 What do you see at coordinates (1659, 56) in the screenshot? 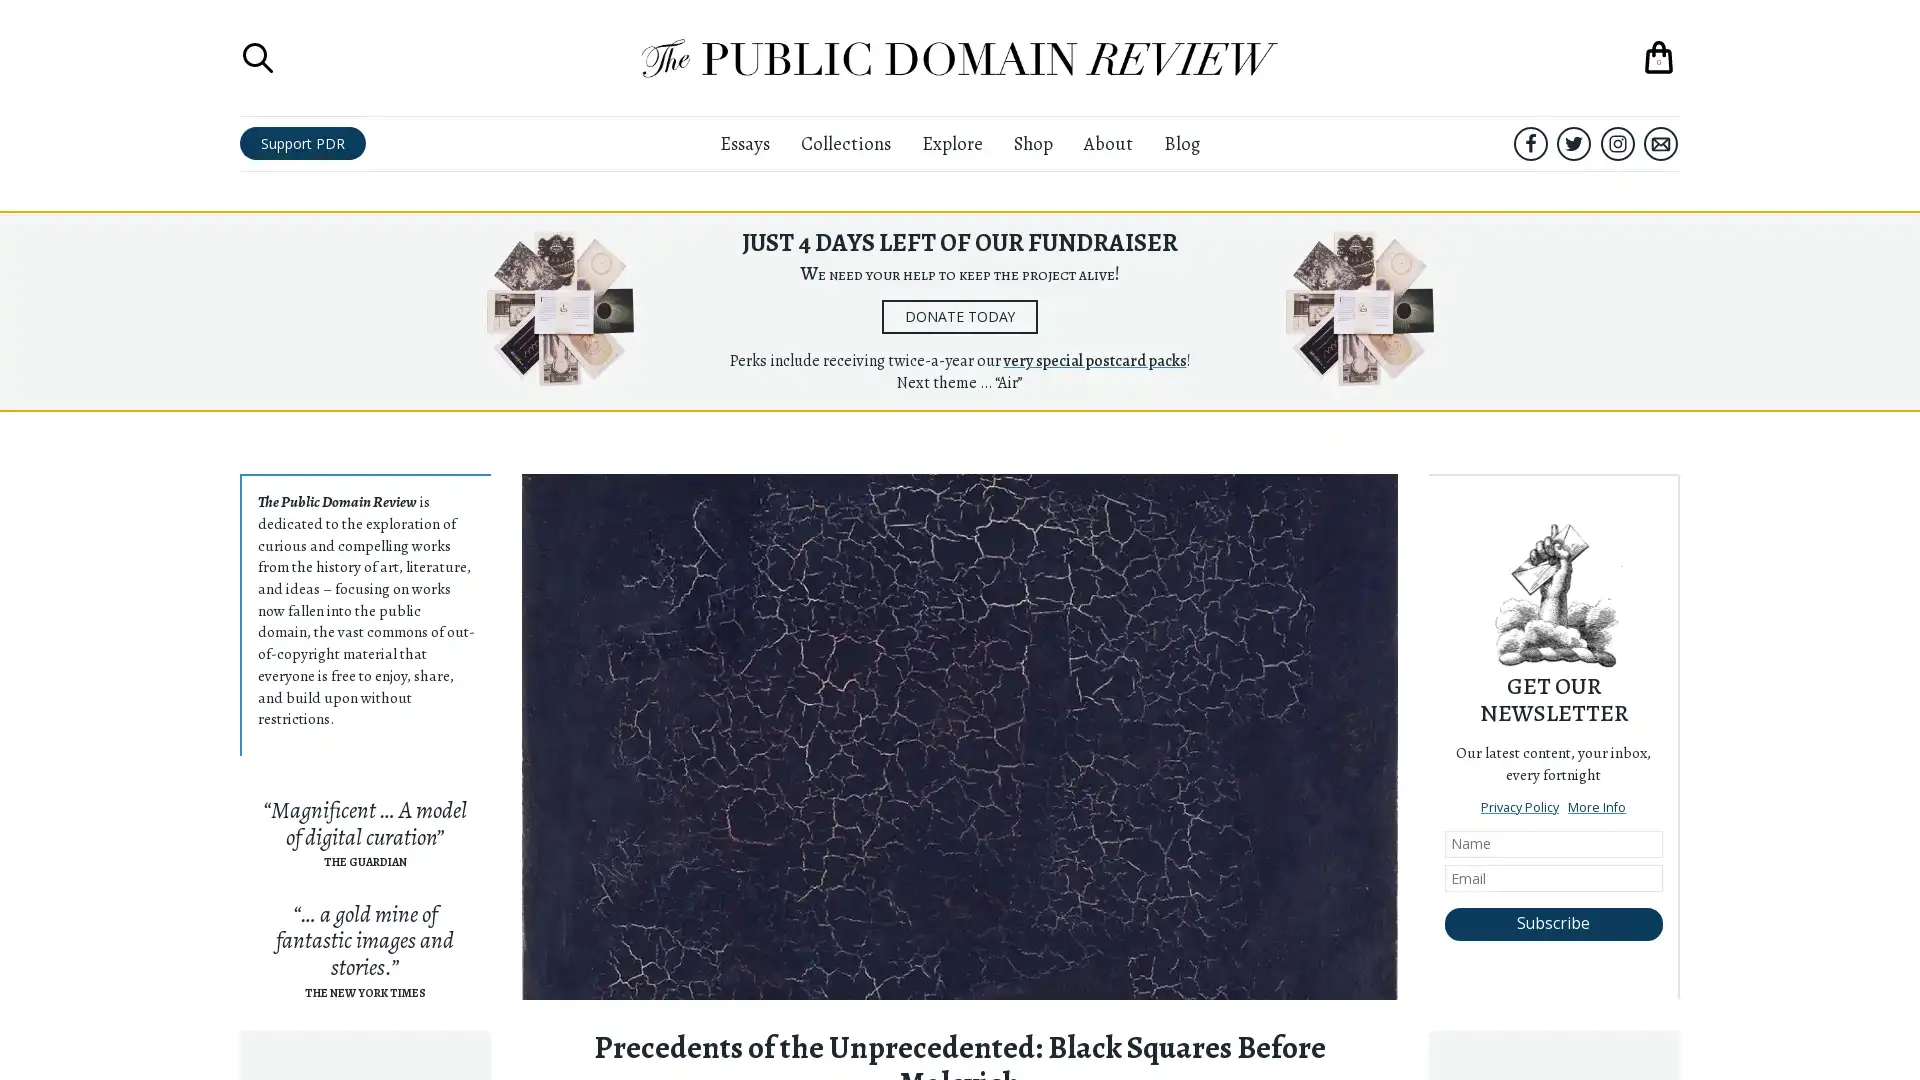
I see `0` at bounding box center [1659, 56].